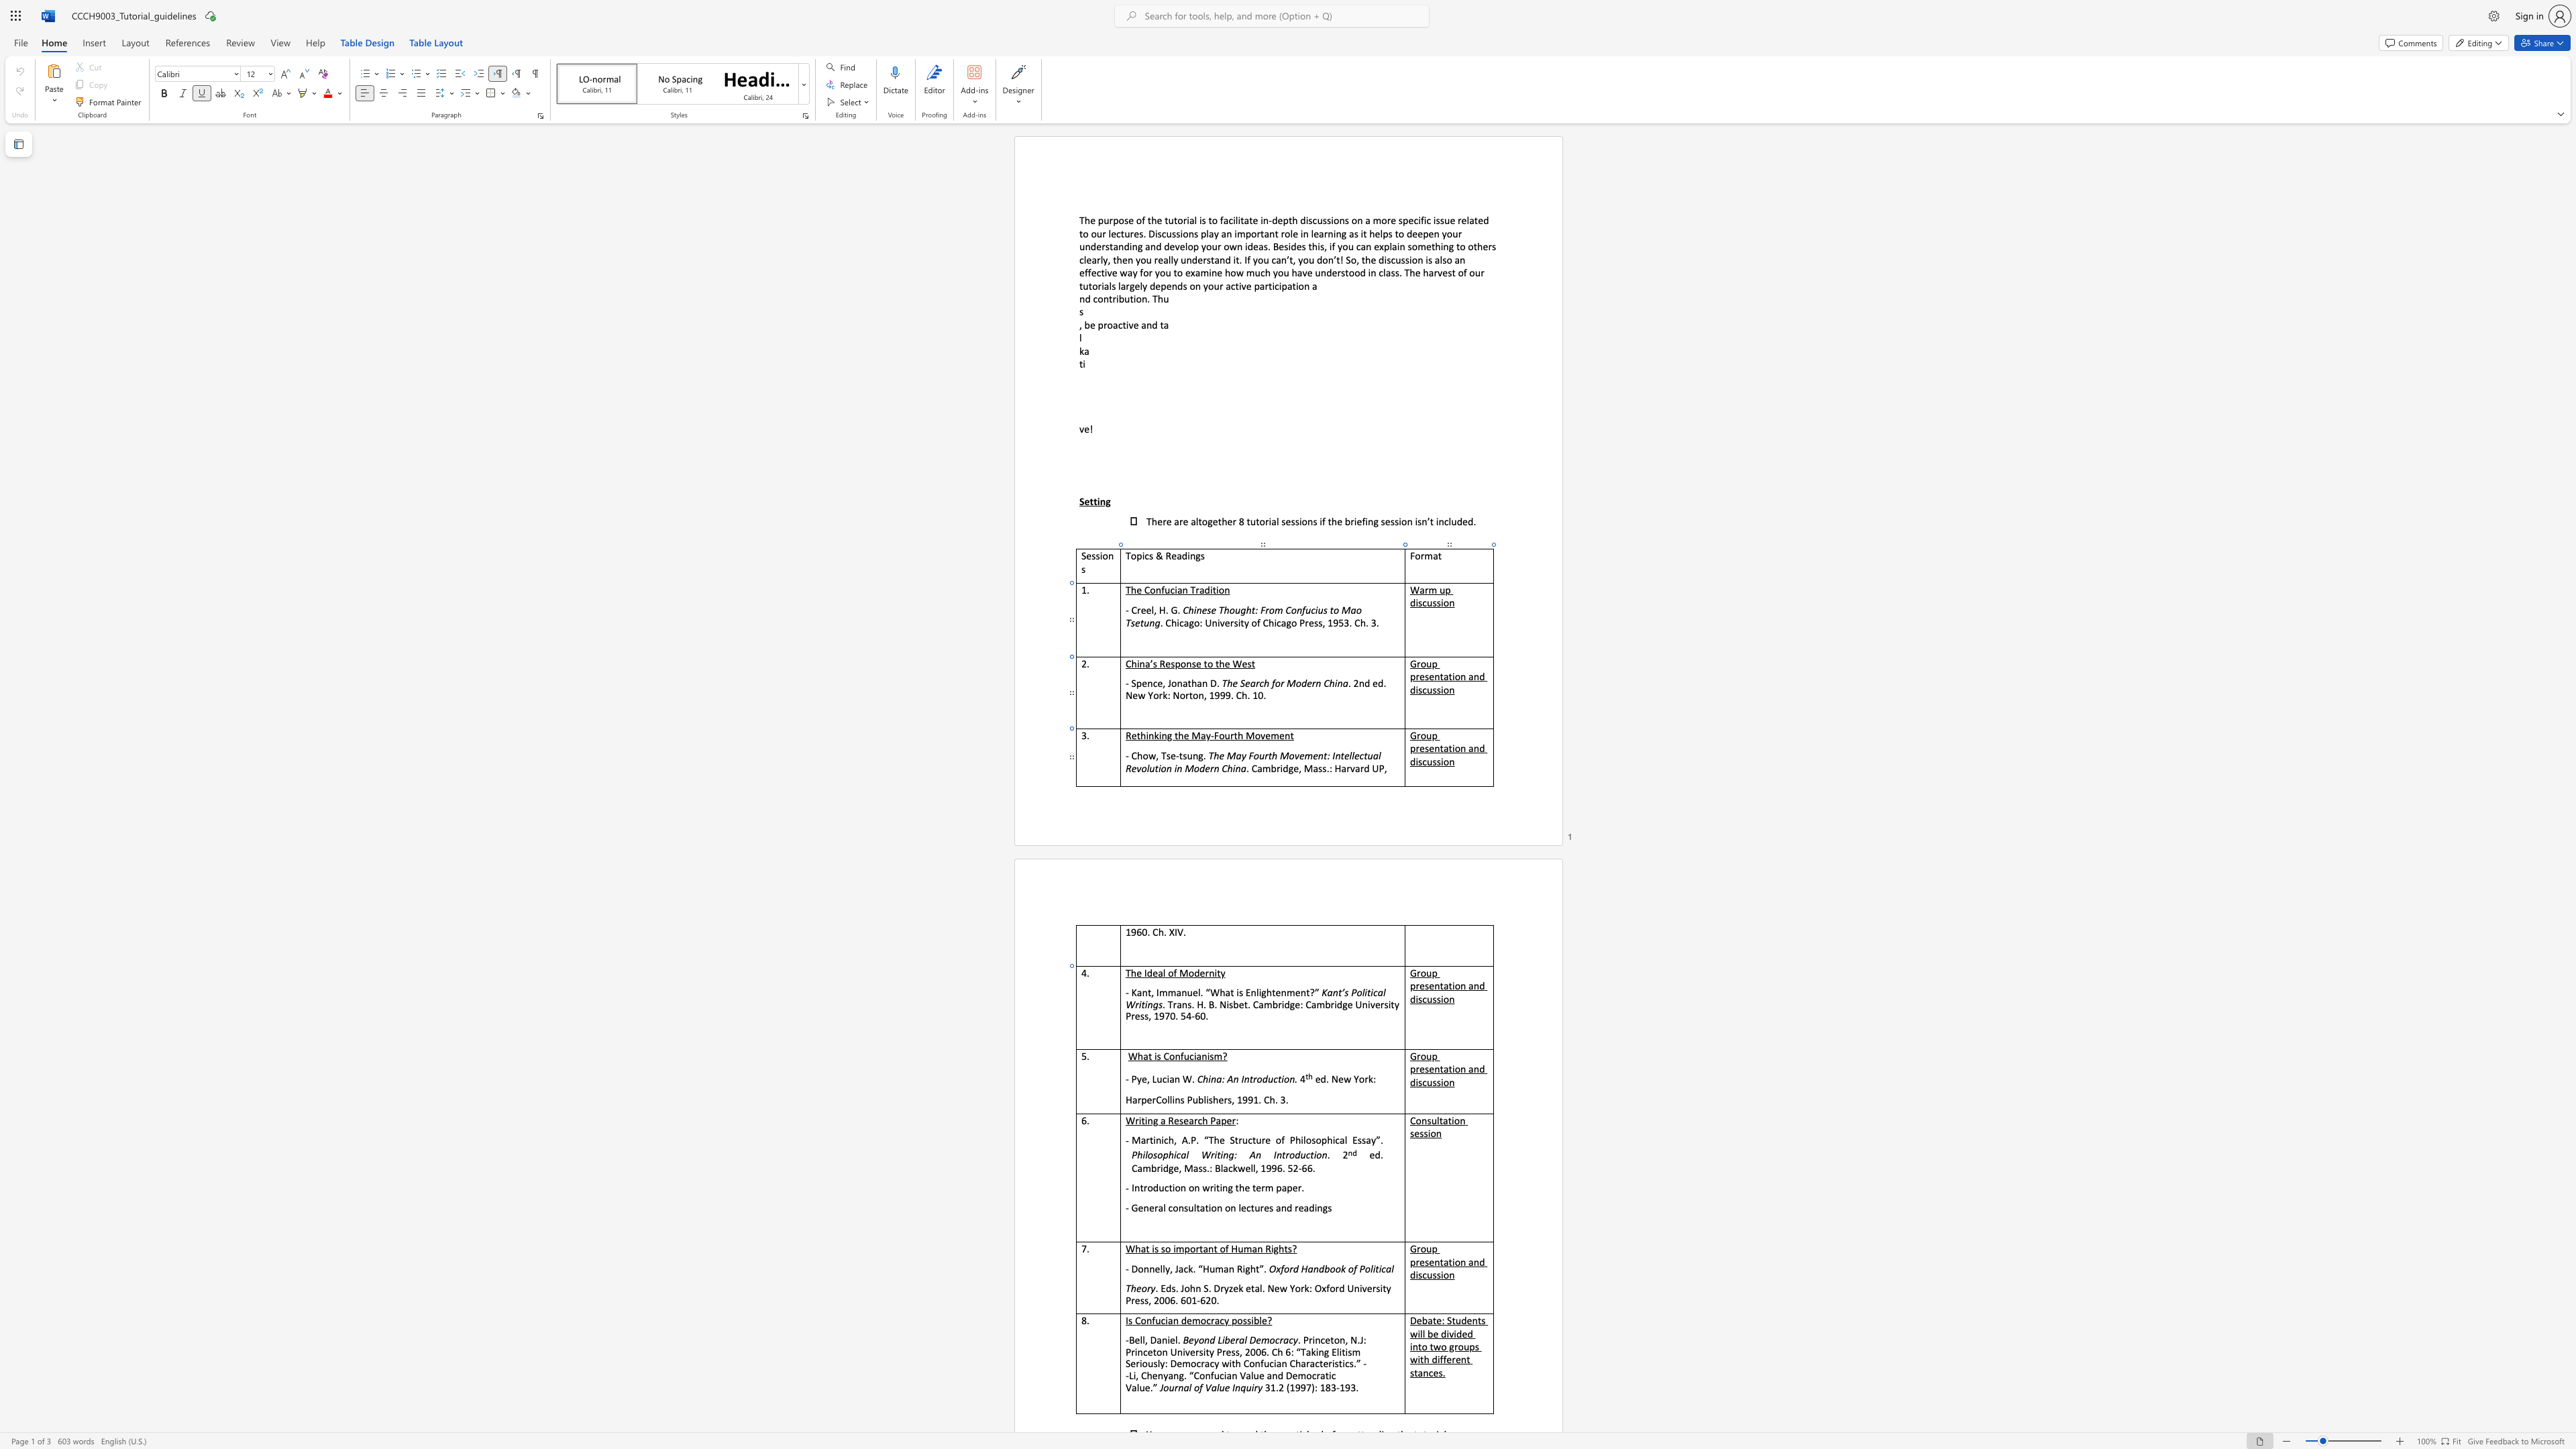 The width and height of the screenshot is (2576, 1449). I want to click on the space between the continuous character "t" and "i" in the text, so click(1450, 985).